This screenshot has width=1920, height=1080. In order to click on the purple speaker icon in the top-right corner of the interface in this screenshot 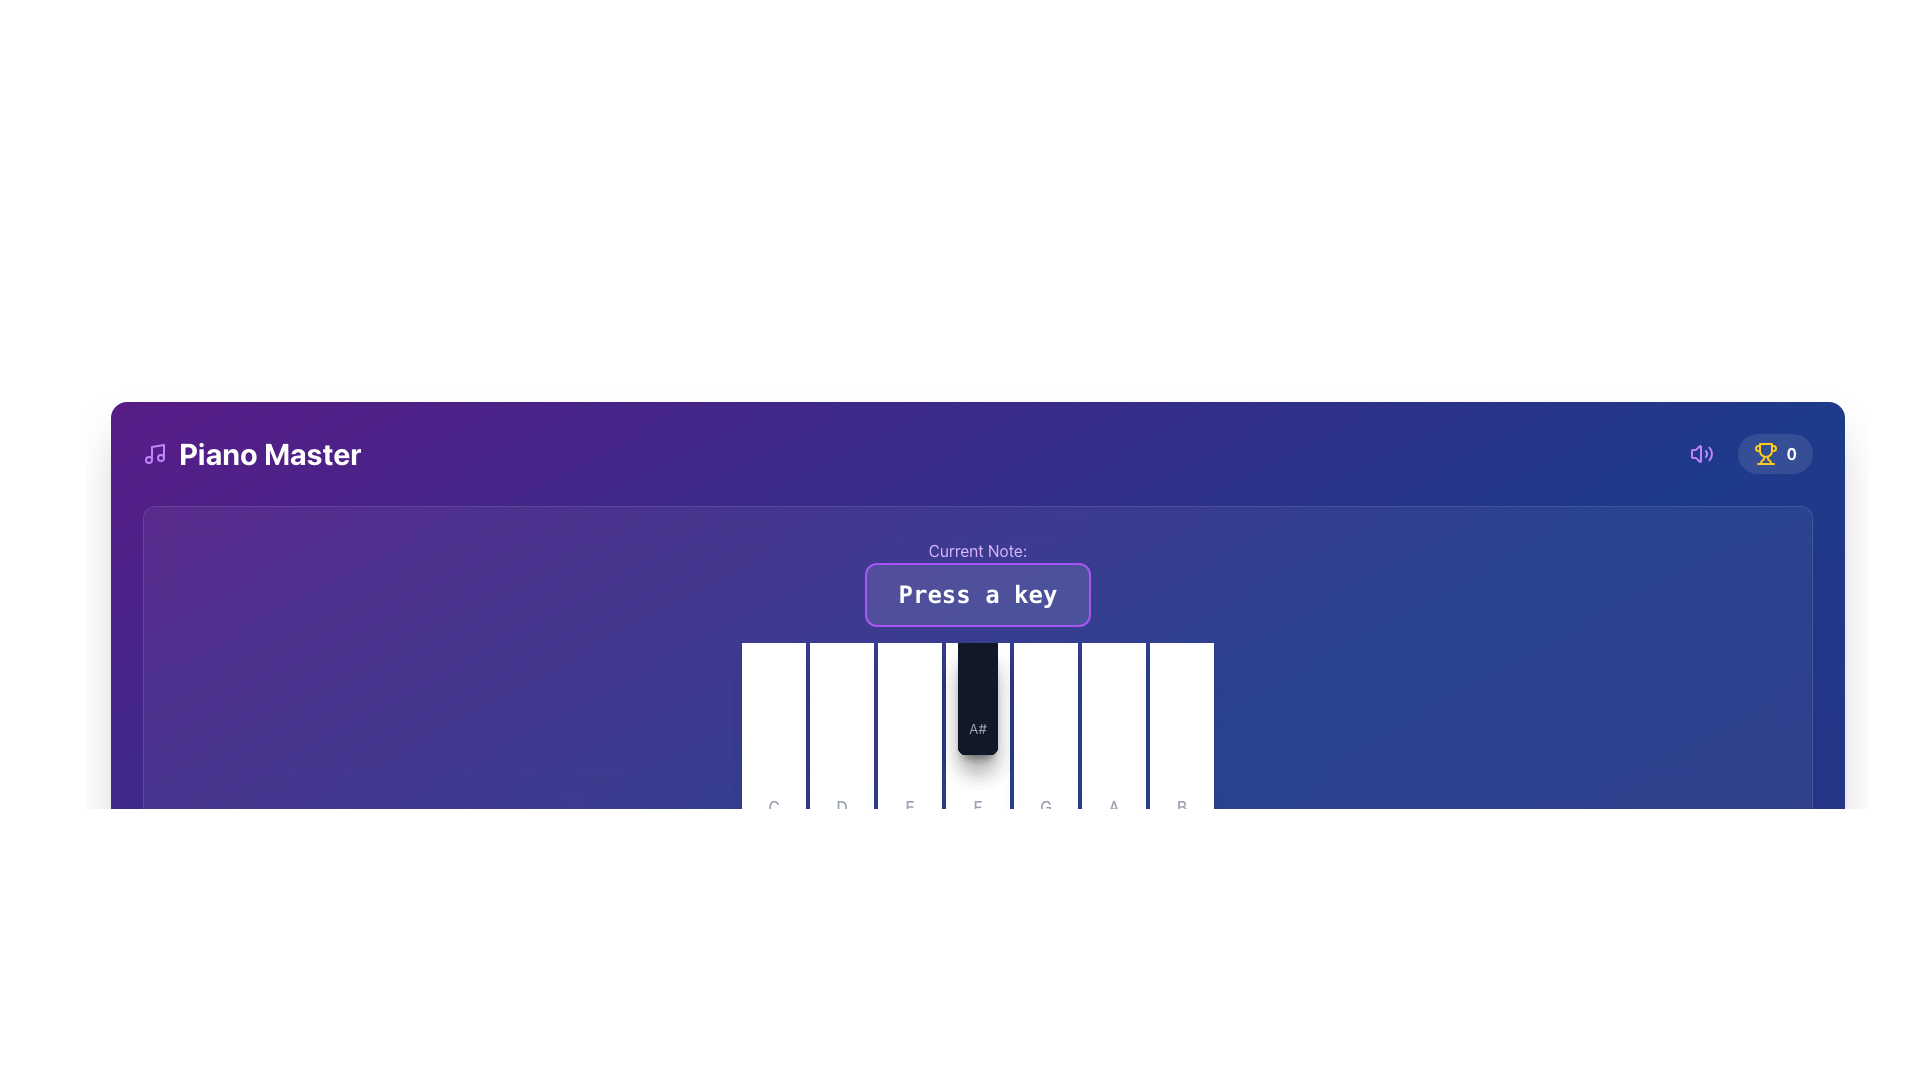, I will do `click(1701, 454)`.